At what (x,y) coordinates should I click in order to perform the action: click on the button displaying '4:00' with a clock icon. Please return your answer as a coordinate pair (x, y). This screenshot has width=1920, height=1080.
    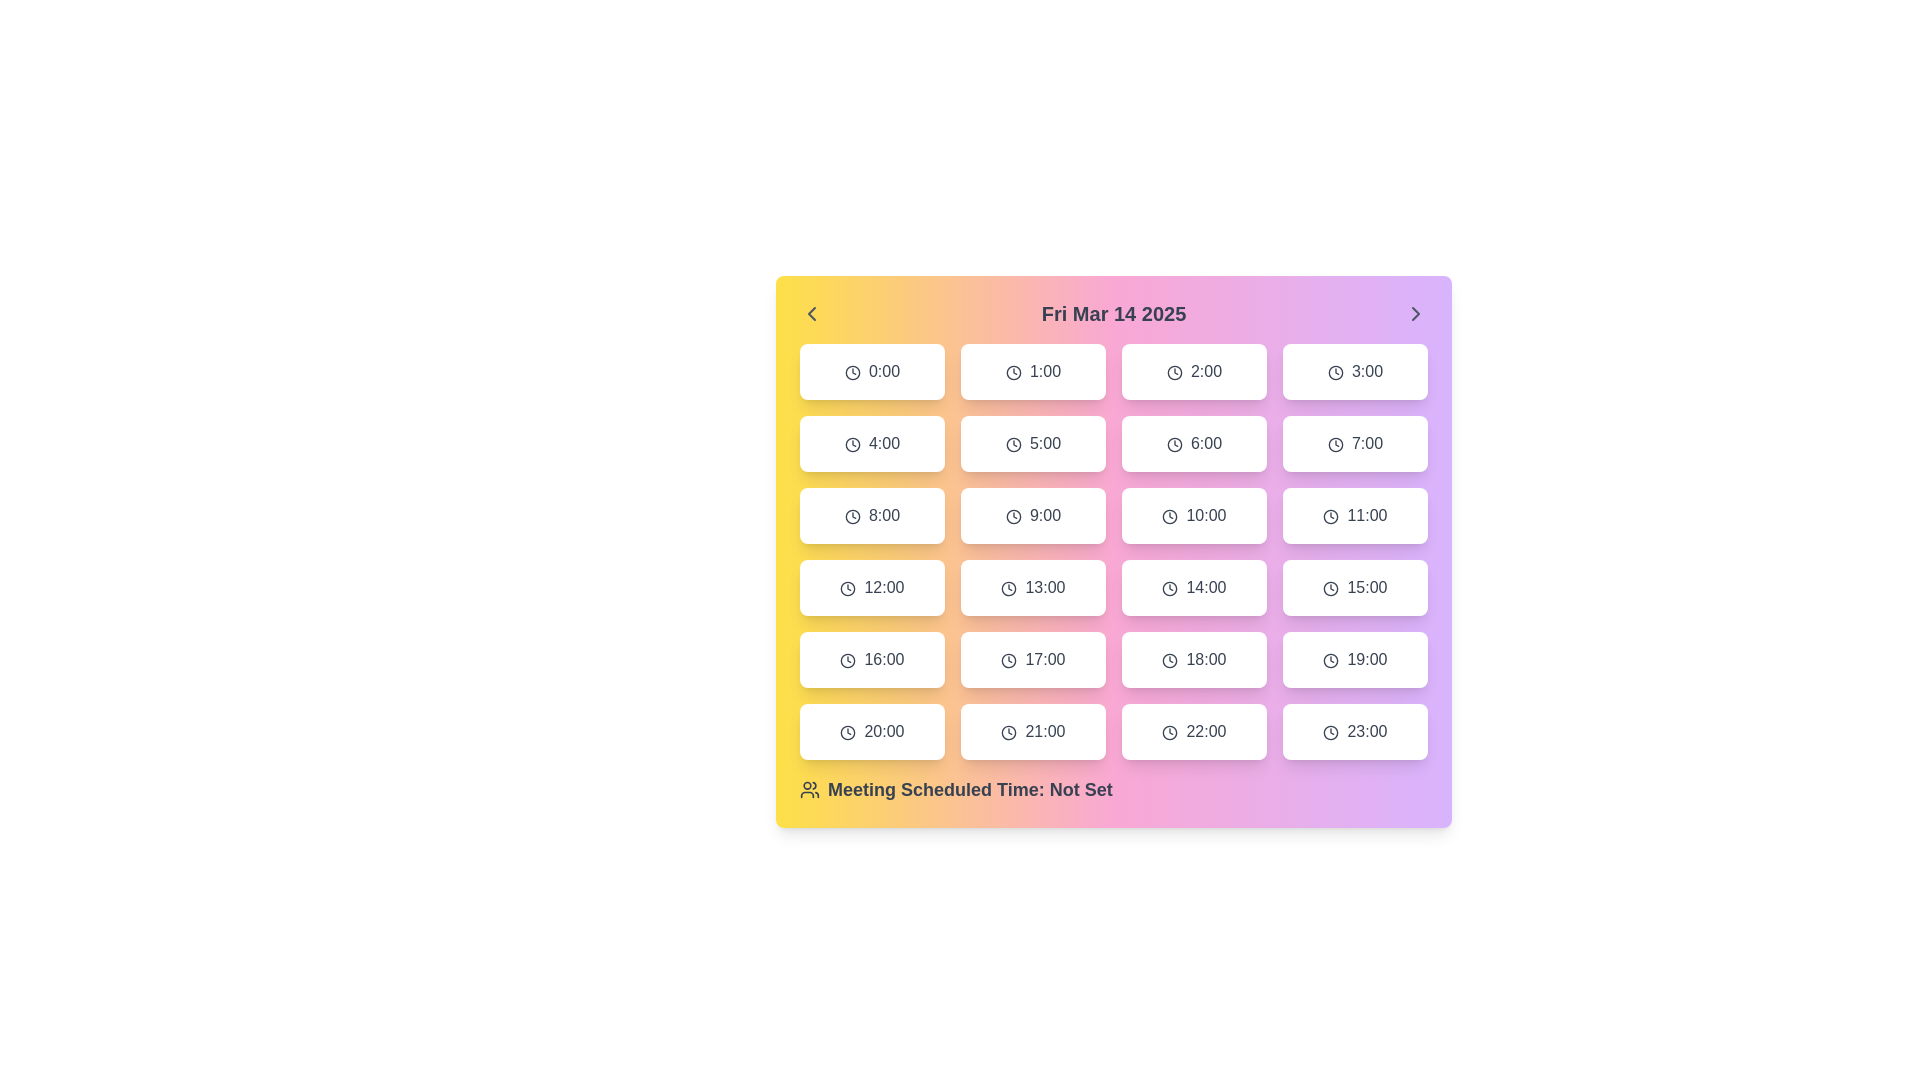
    Looking at the image, I should click on (872, 442).